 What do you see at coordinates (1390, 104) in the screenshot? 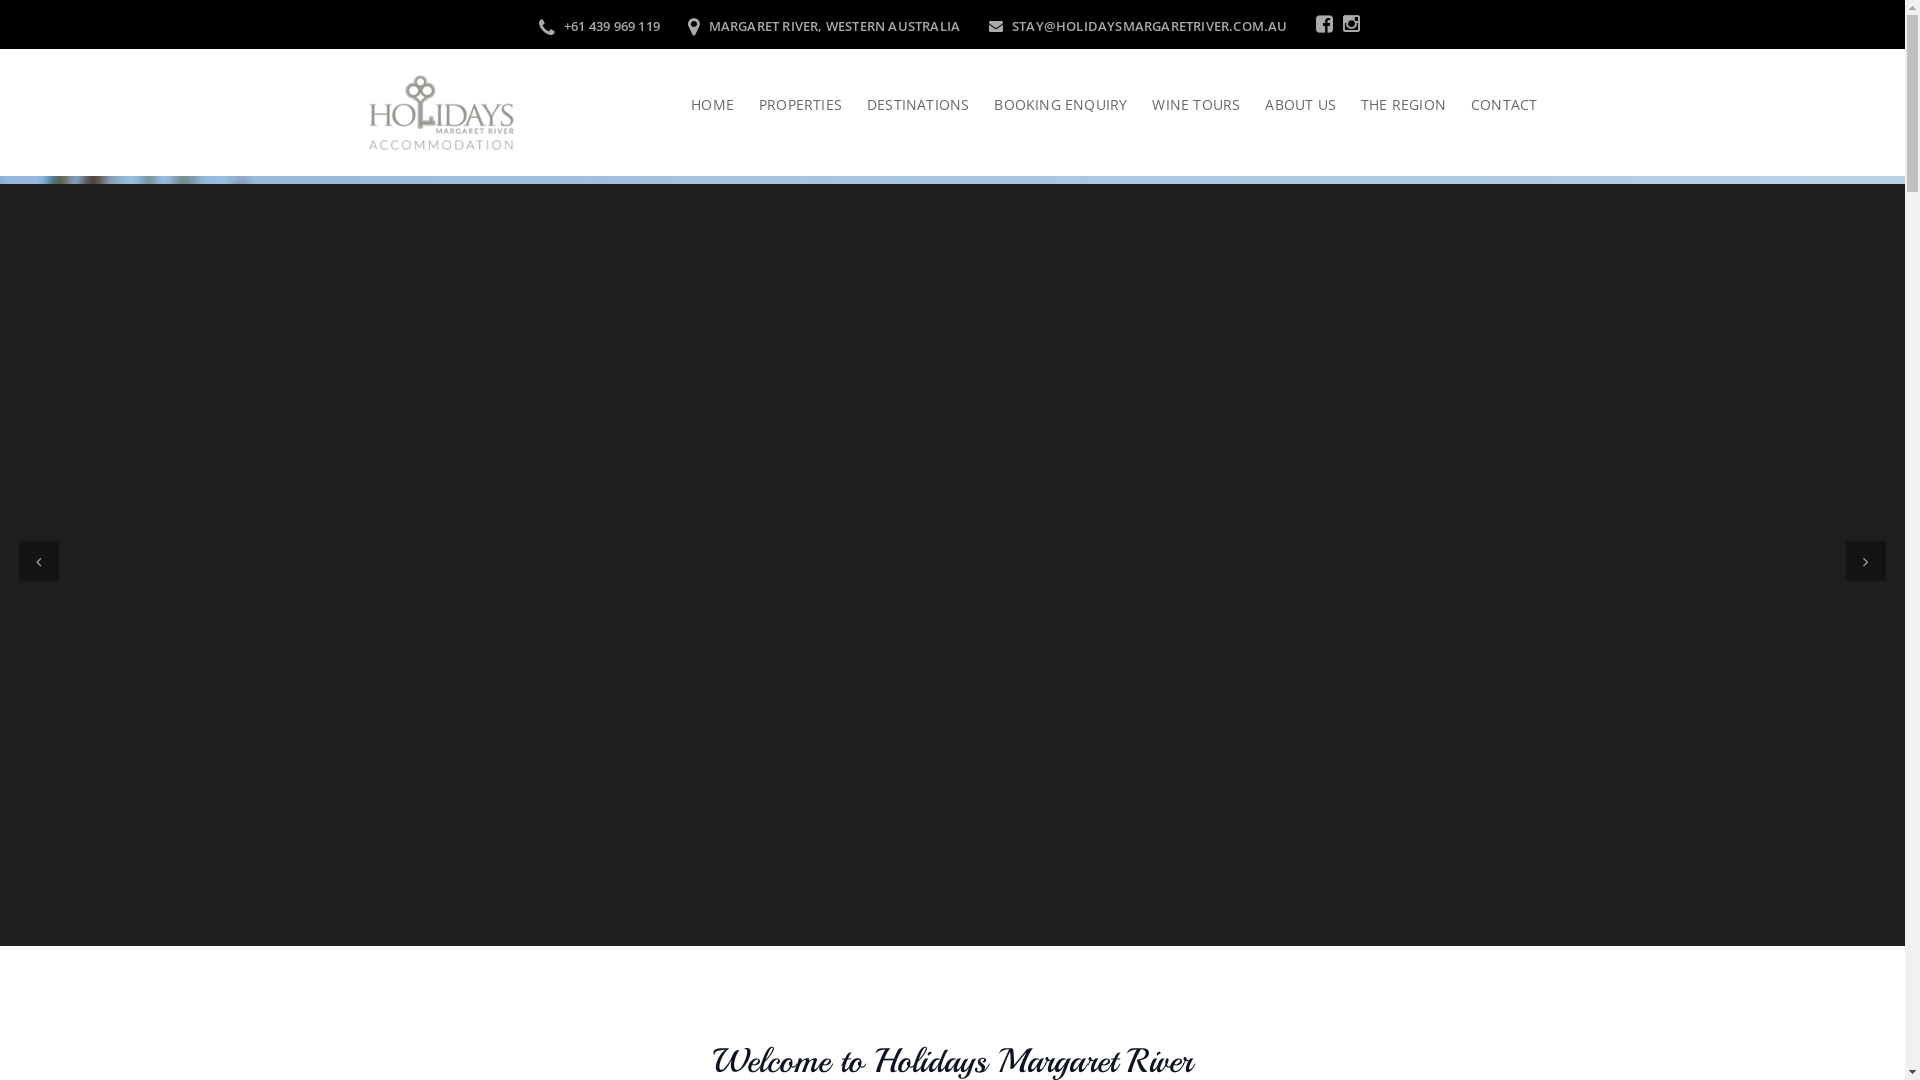
I see `'THE REGION'` at bounding box center [1390, 104].